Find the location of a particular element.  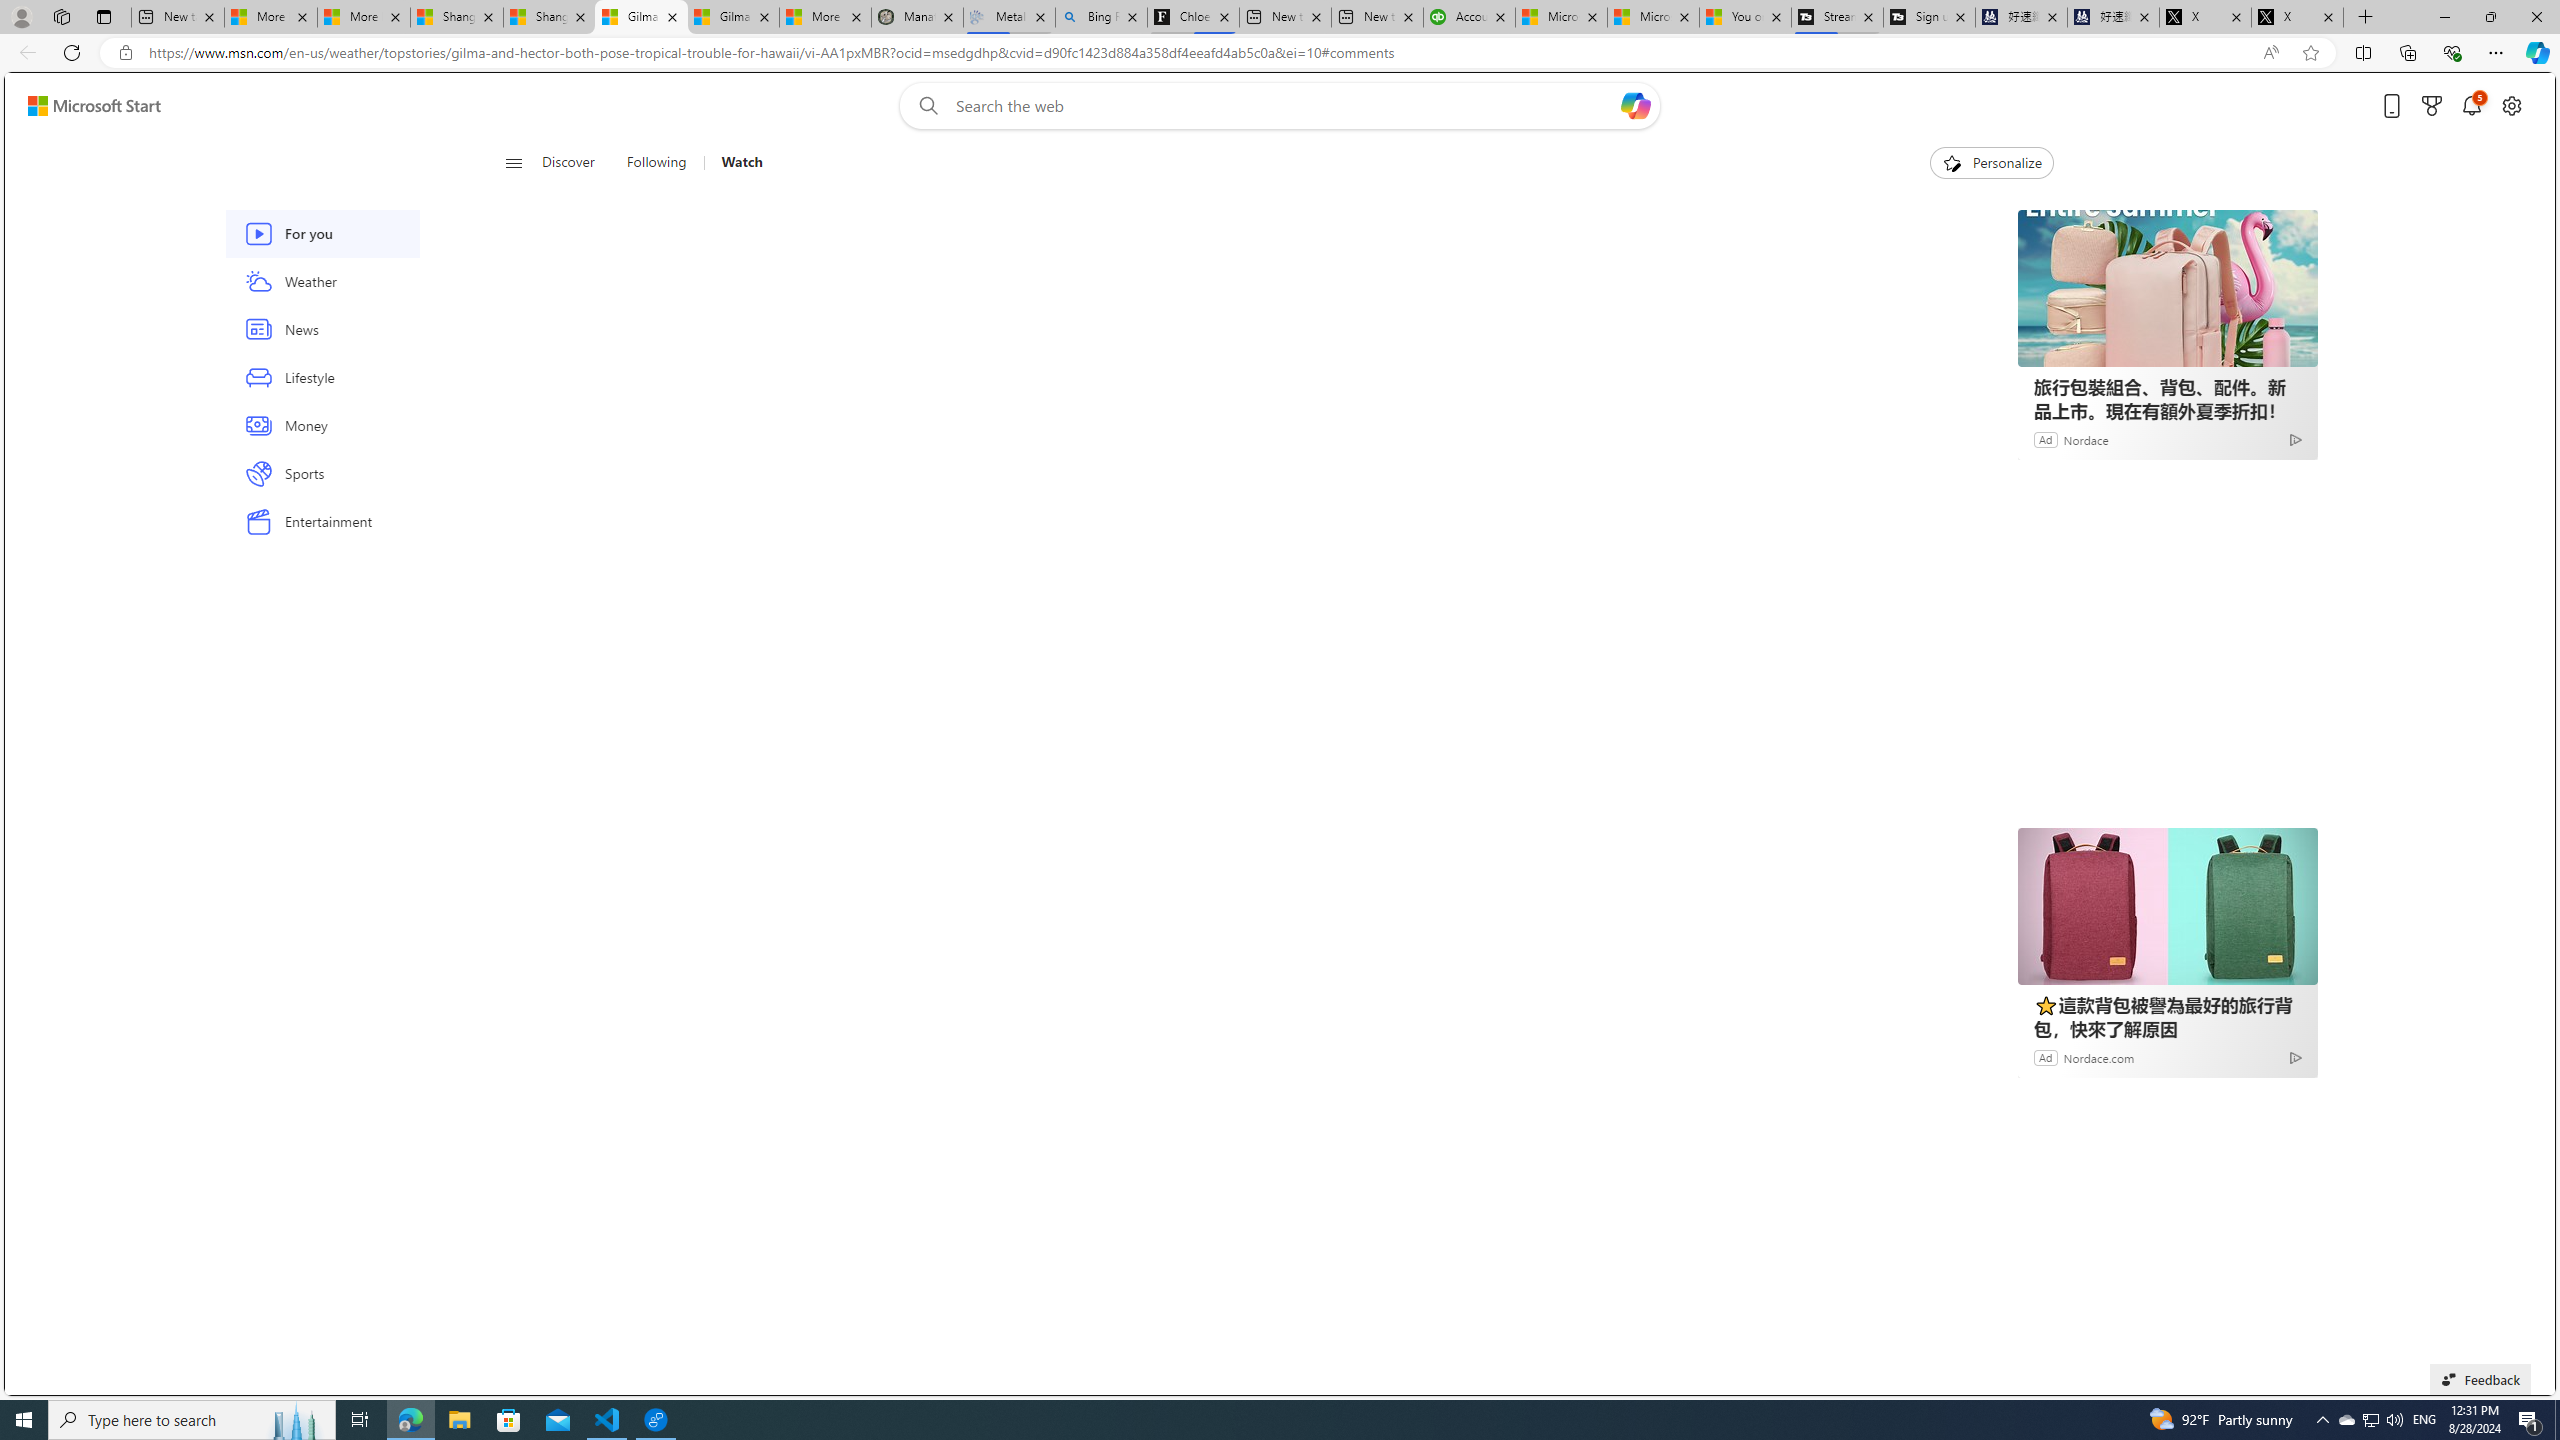

'Open settings' is located at coordinates (2511, 106).